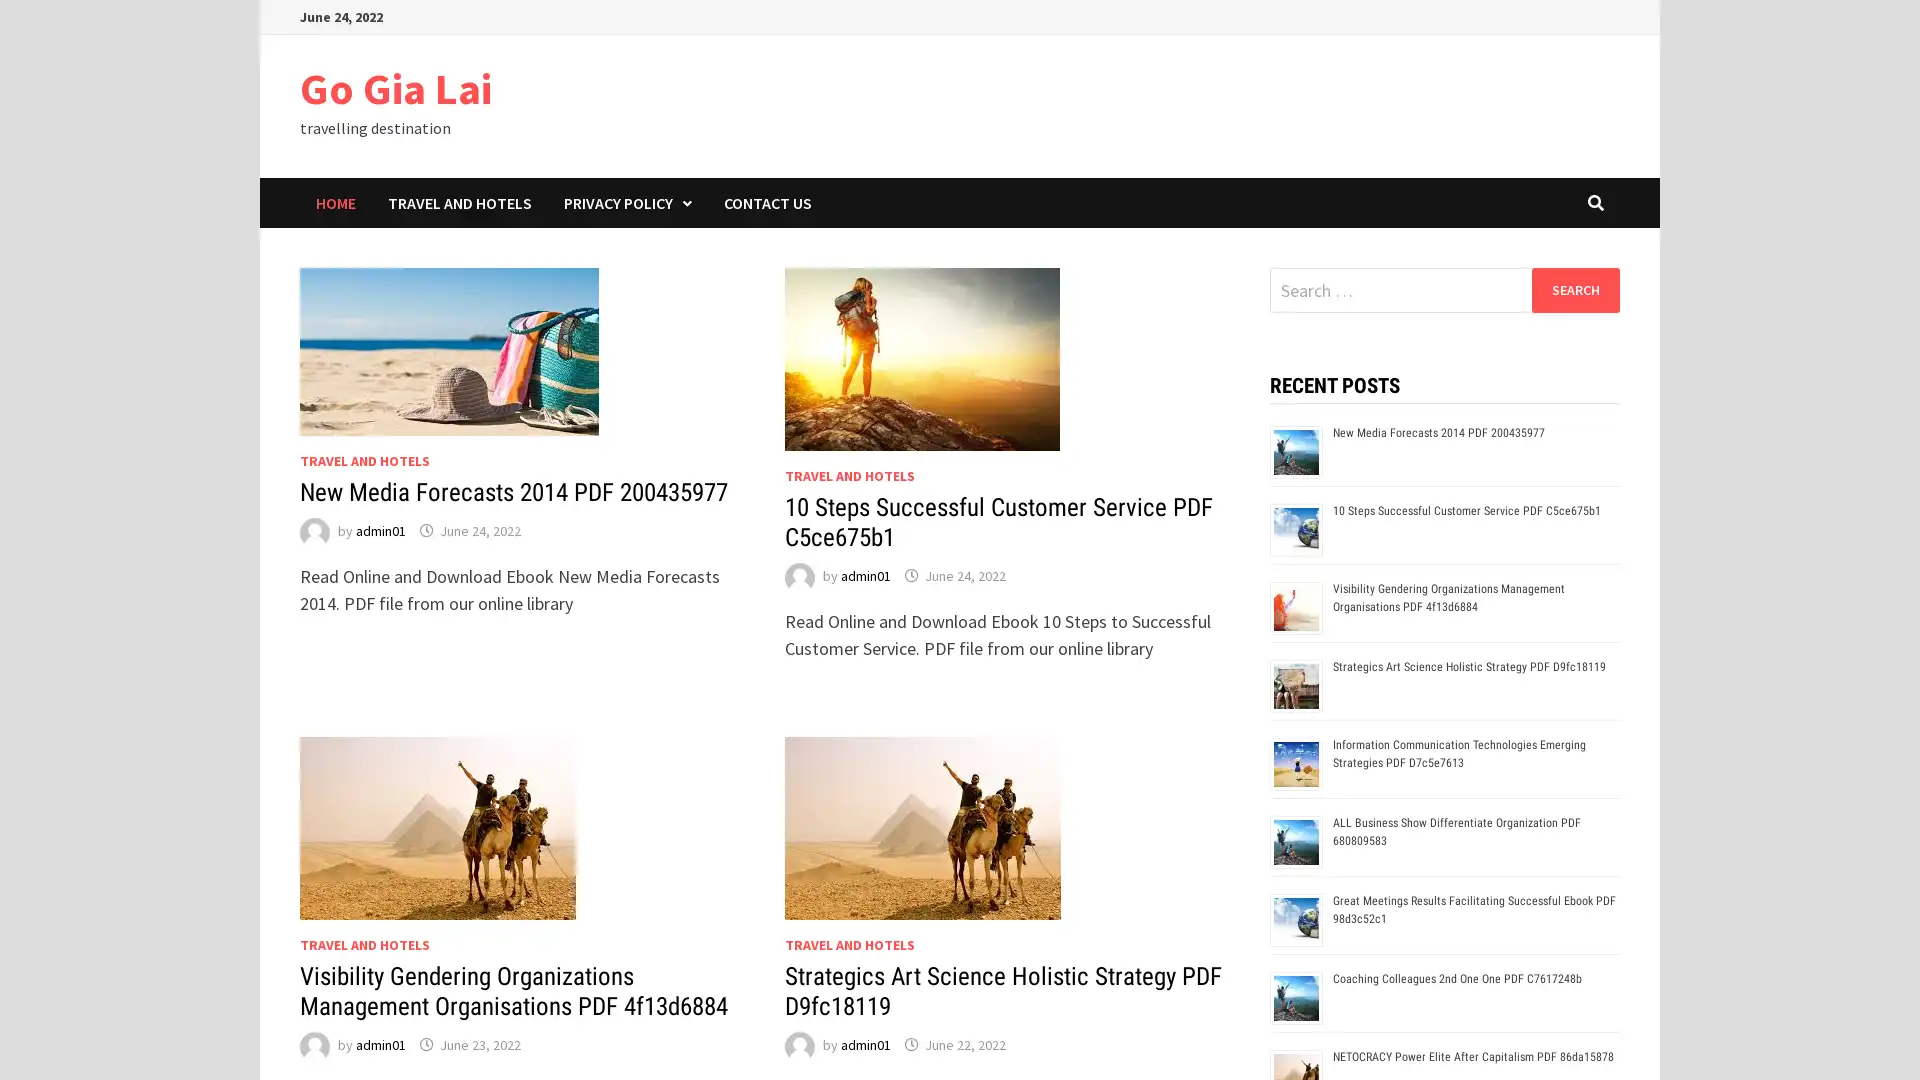  What do you see at coordinates (1574, 289) in the screenshot?
I see `Search` at bounding box center [1574, 289].